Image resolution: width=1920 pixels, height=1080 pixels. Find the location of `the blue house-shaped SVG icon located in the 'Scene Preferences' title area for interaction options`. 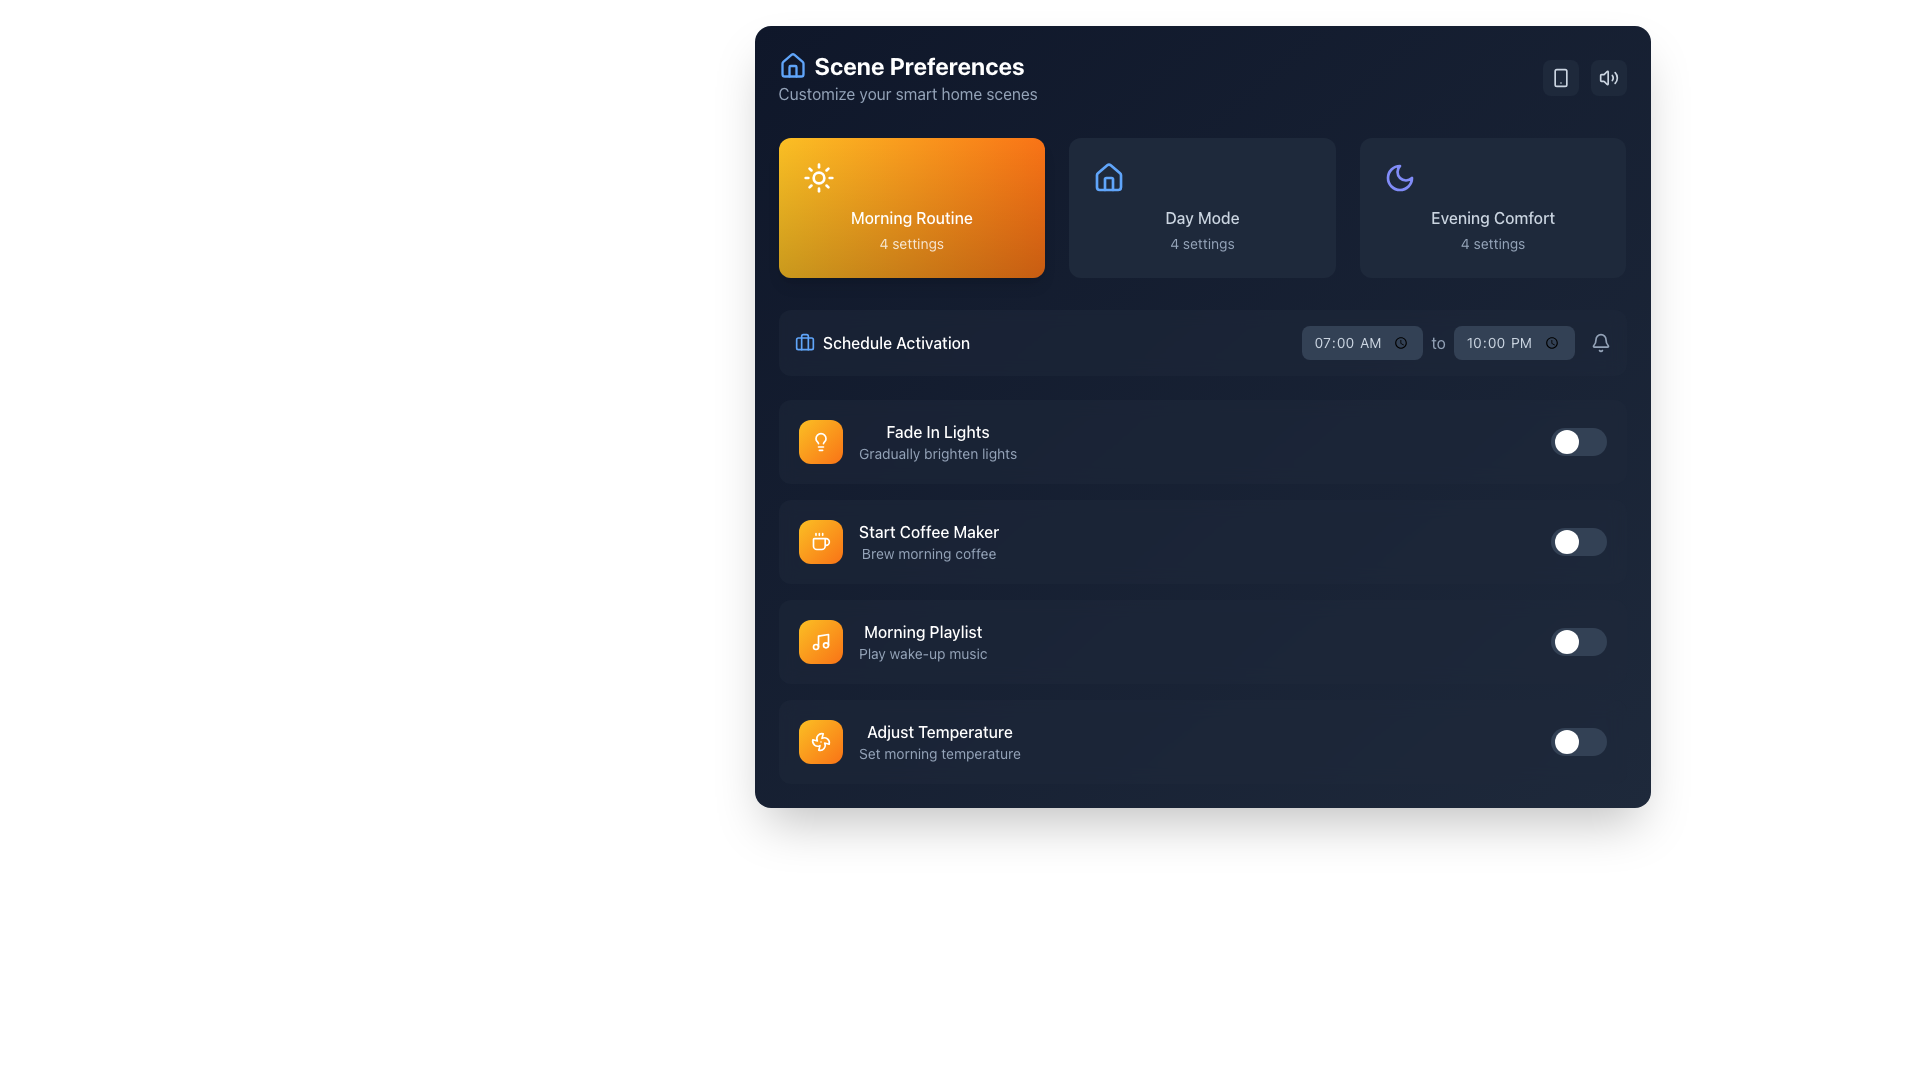

the blue house-shaped SVG icon located in the 'Scene Preferences' title area for interaction options is located at coordinates (791, 64).